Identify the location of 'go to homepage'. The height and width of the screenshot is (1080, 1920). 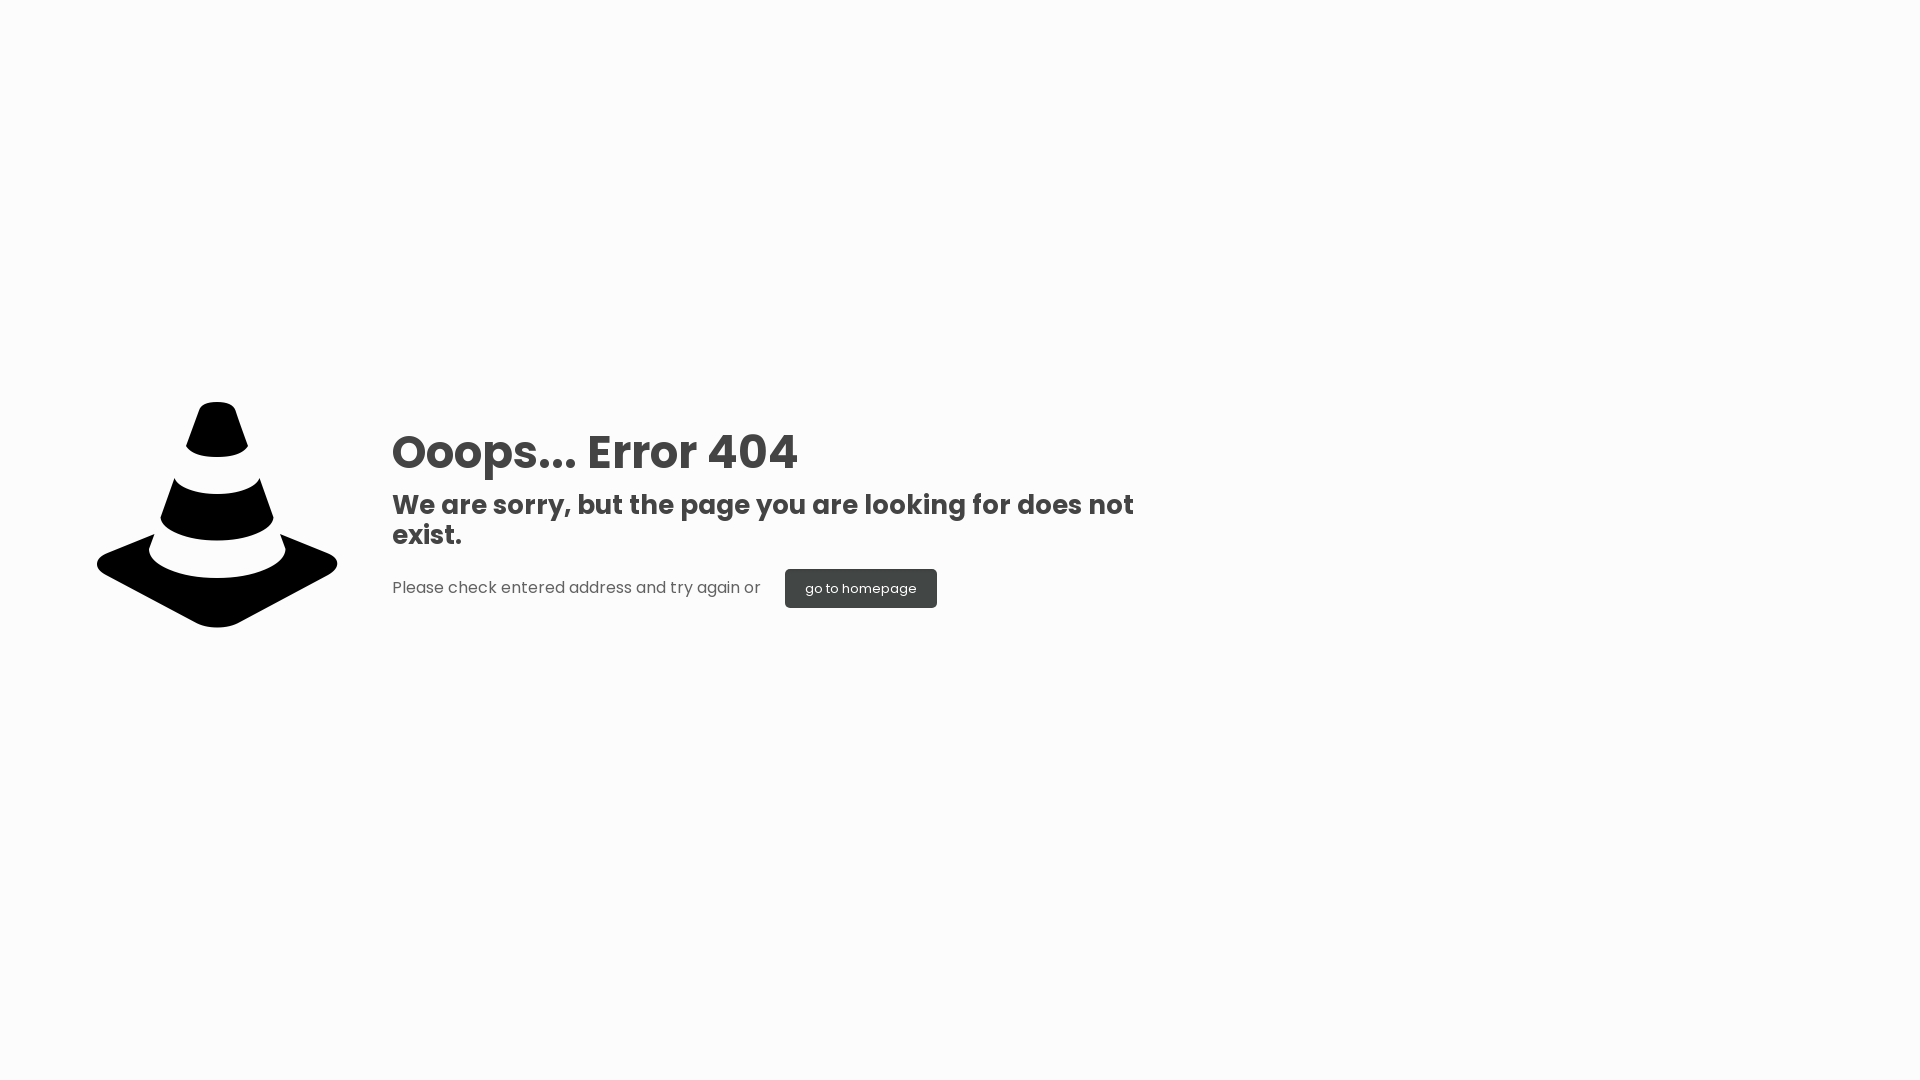
(860, 587).